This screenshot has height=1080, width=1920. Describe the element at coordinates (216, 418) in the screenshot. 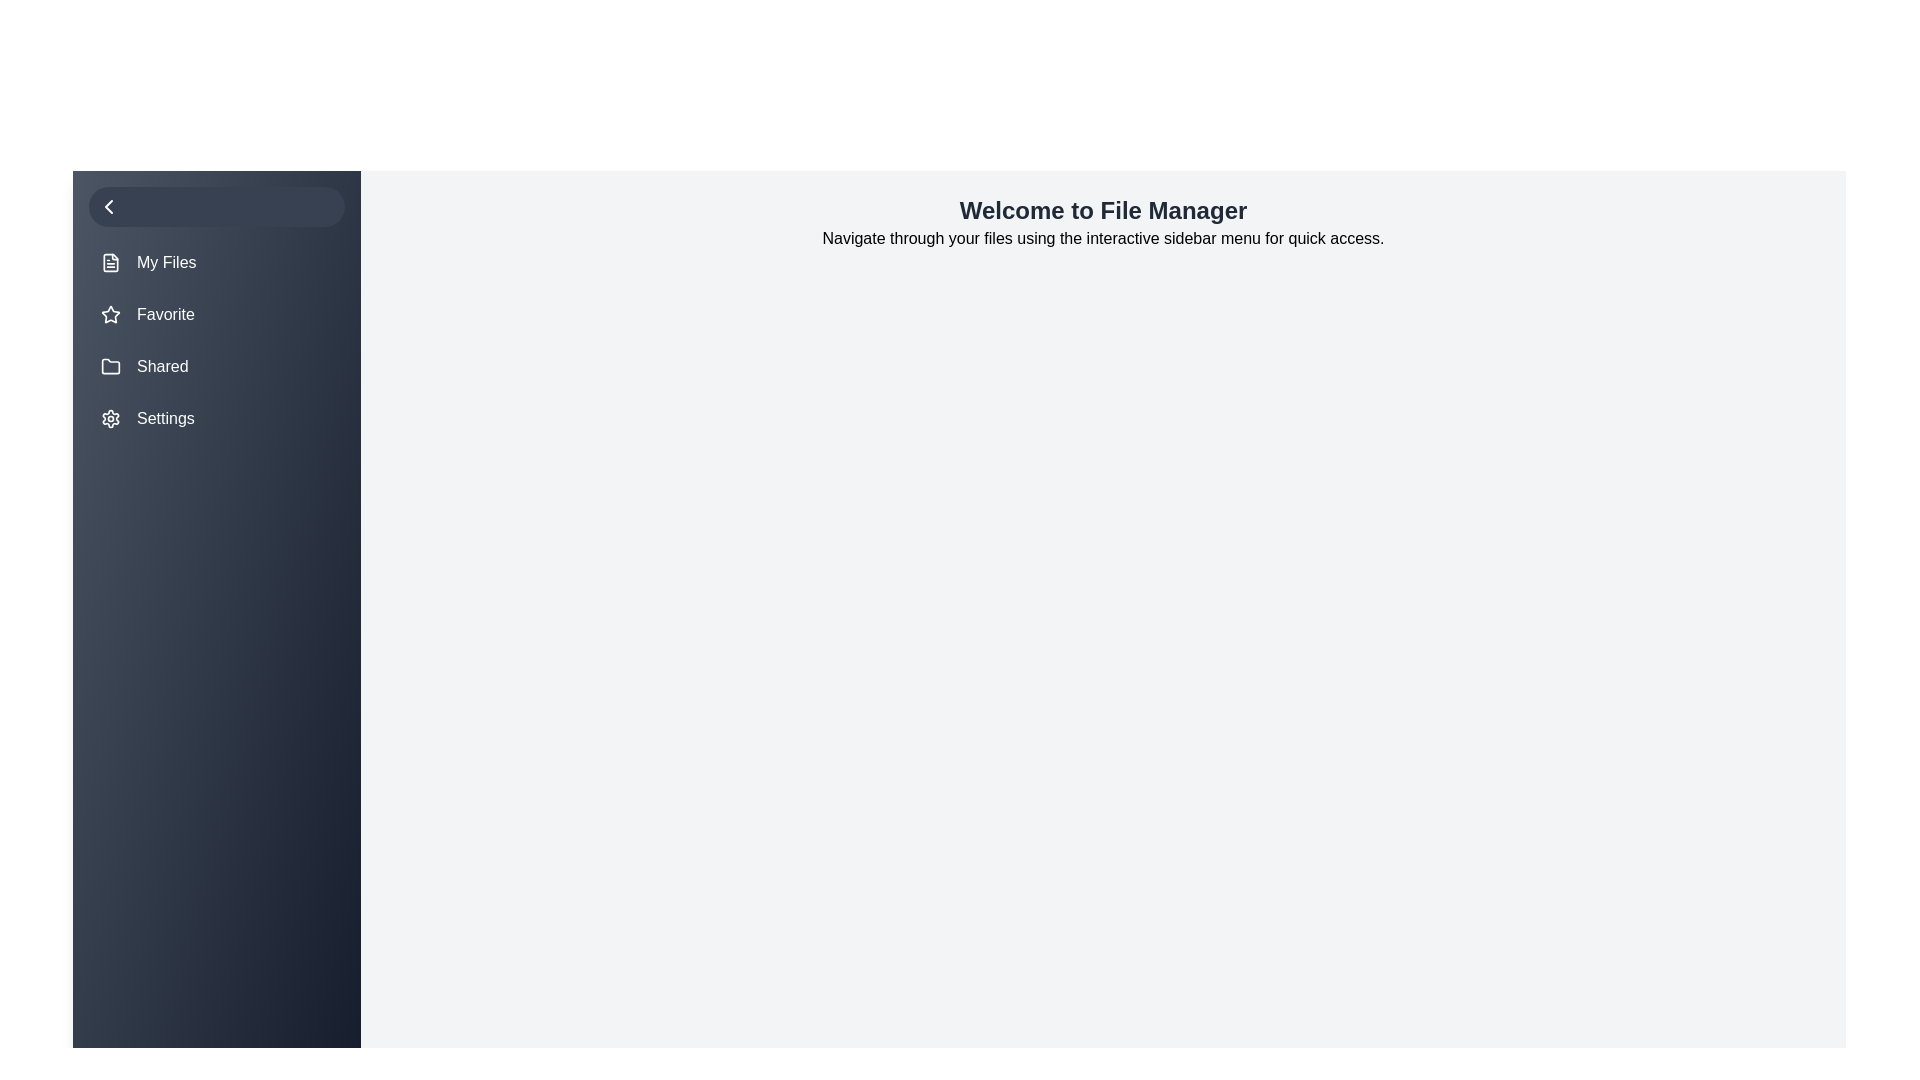

I see `the menu item Settings to highlight it` at that location.